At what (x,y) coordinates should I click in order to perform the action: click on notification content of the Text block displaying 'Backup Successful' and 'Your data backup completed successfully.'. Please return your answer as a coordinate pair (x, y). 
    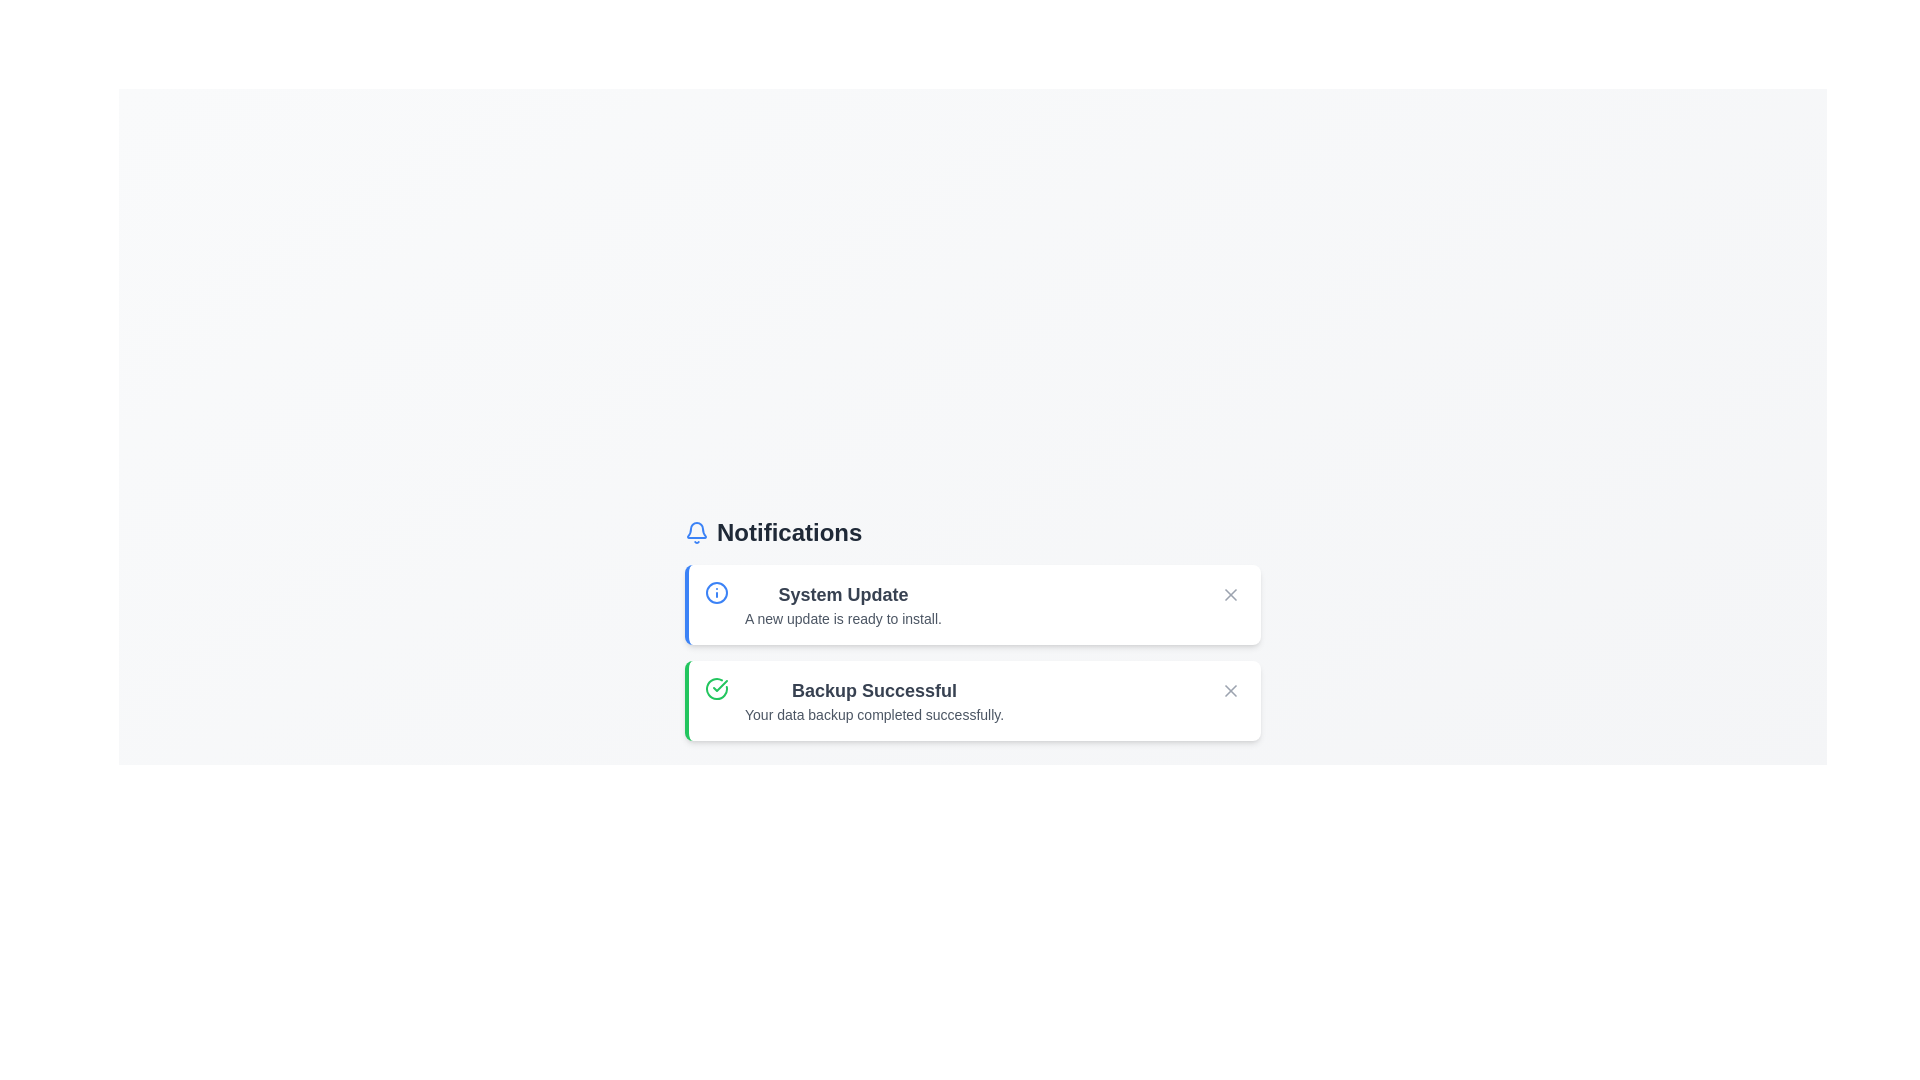
    Looking at the image, I should click on (874, 700).